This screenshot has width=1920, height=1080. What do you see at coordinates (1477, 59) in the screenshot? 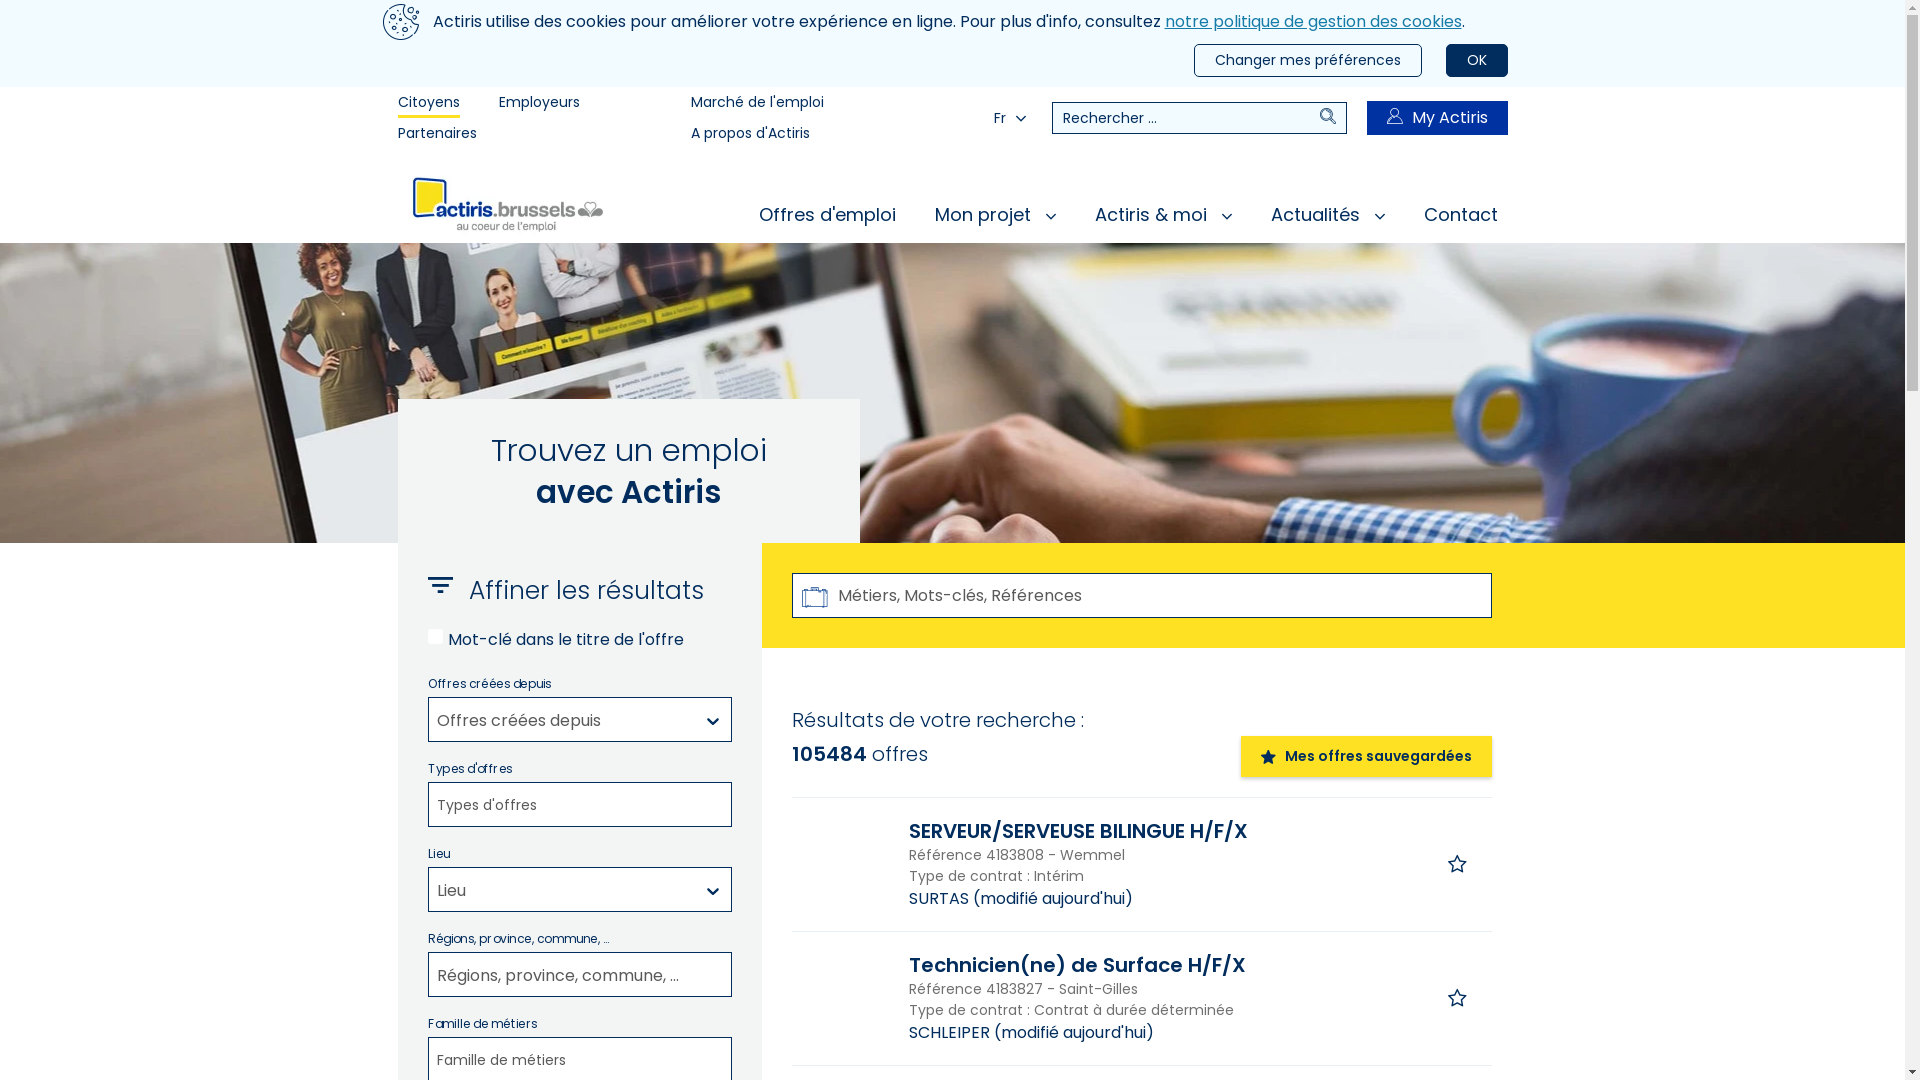
I see `'OK'` at bounding box center [1477, 59].